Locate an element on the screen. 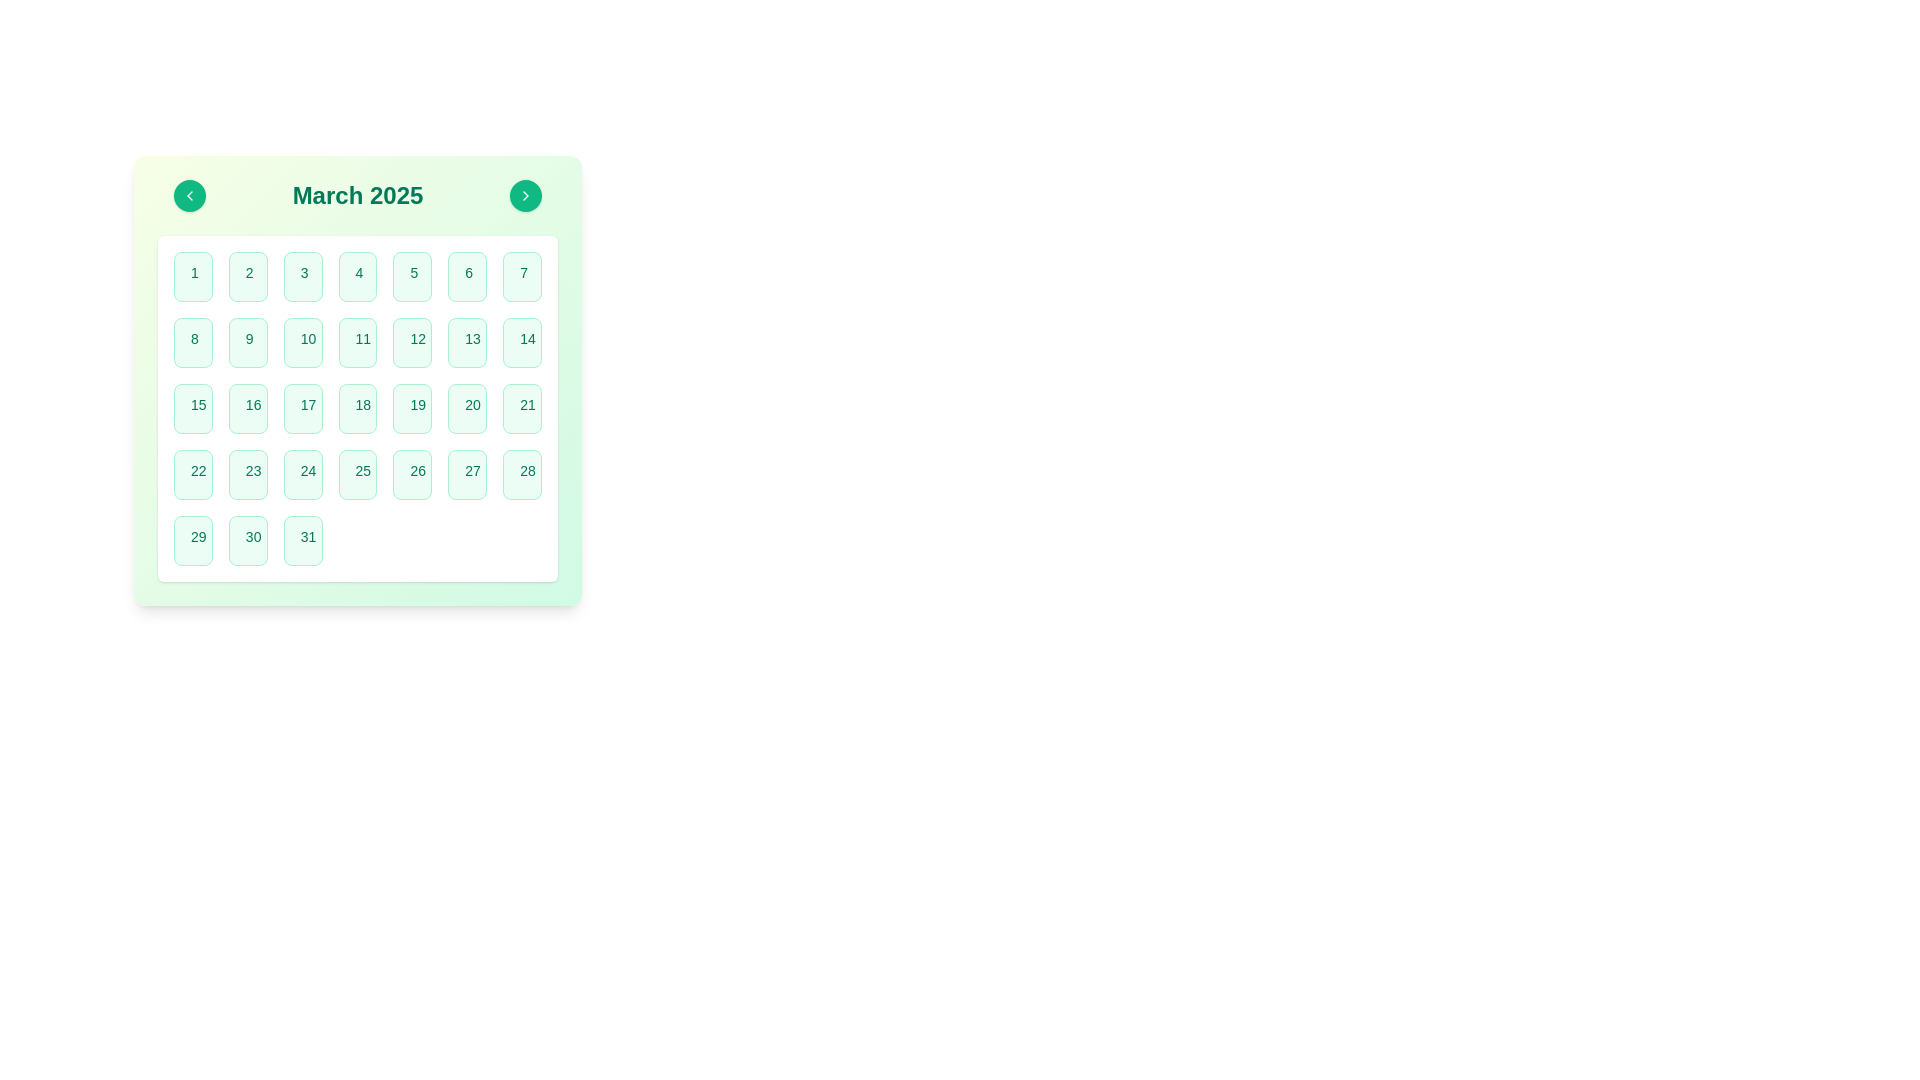 This screenshot has width=1920, height=1080. the calendar button representing the 27th date is located at coordinates (466, 474).